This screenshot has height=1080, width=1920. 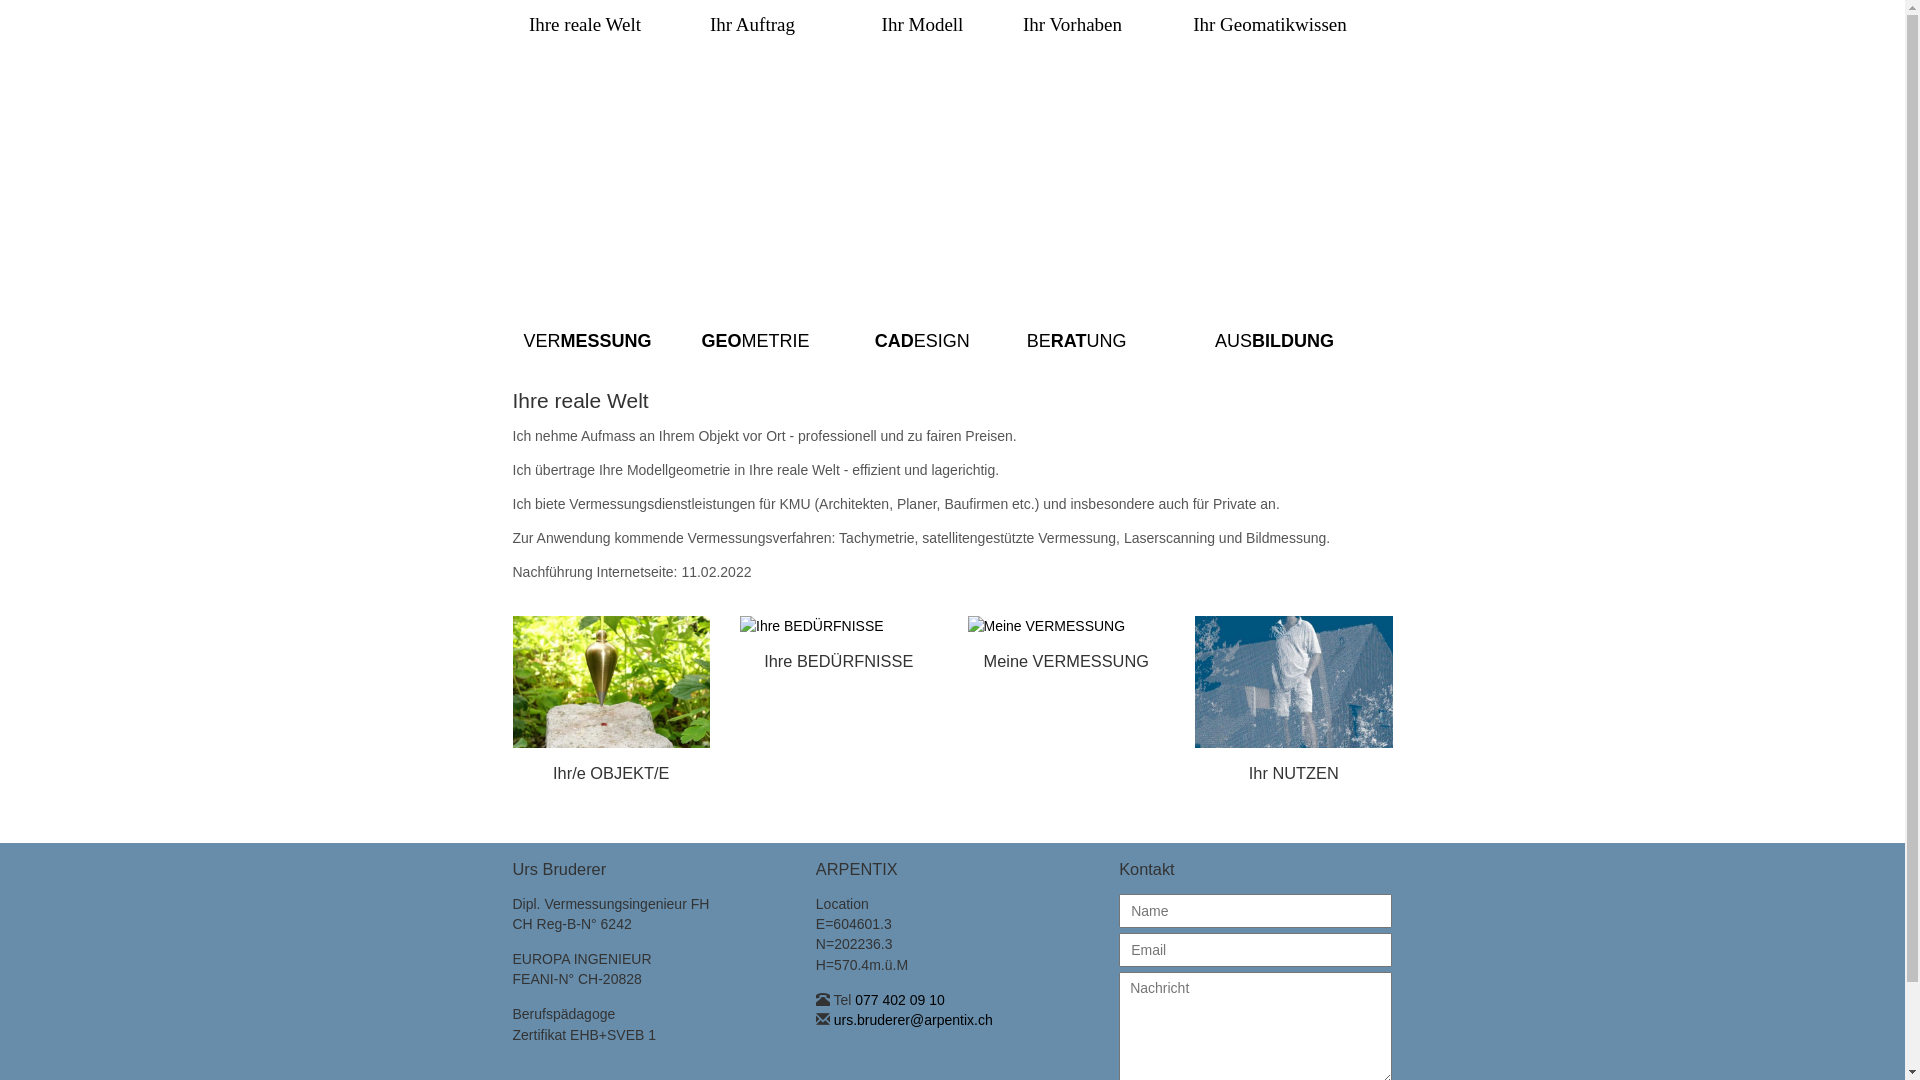 I want to click on 'GEOMETRIE', so click(x=700, y=339).